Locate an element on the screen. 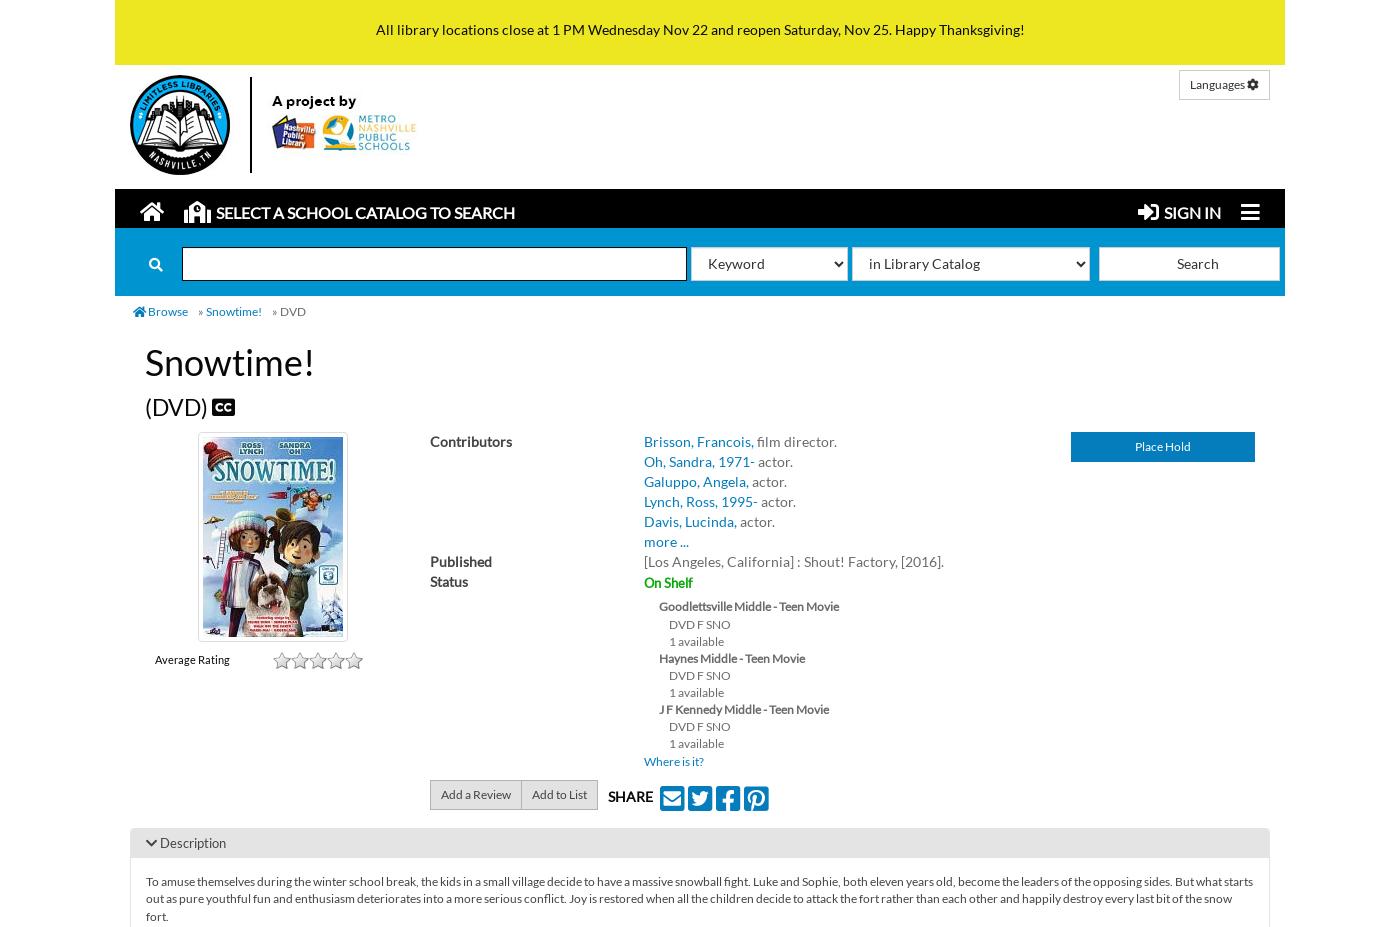 The height and width of the screenshot is (927, 1400). 'Amqui Elementary' is located at coordinates (263, 296).